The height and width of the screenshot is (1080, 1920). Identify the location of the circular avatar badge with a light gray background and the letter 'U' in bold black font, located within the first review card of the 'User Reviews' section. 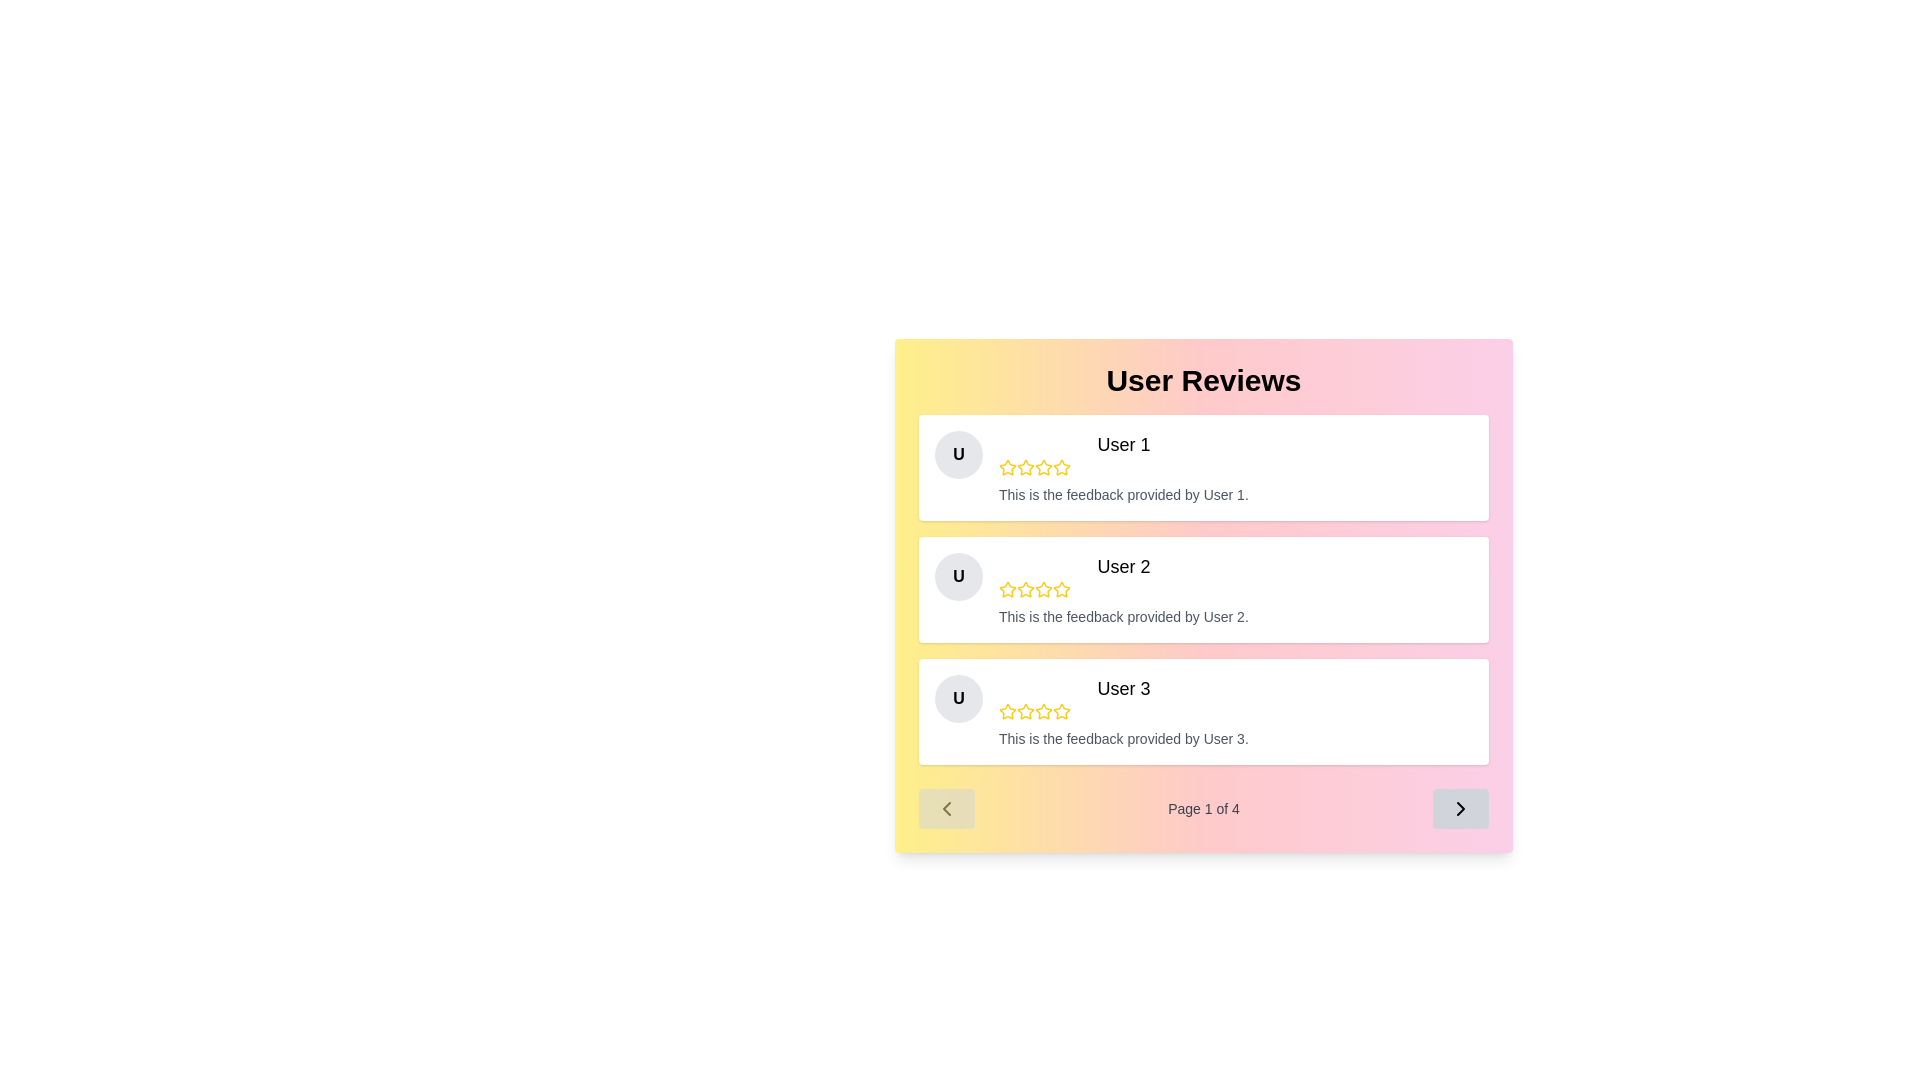
(958, 455).